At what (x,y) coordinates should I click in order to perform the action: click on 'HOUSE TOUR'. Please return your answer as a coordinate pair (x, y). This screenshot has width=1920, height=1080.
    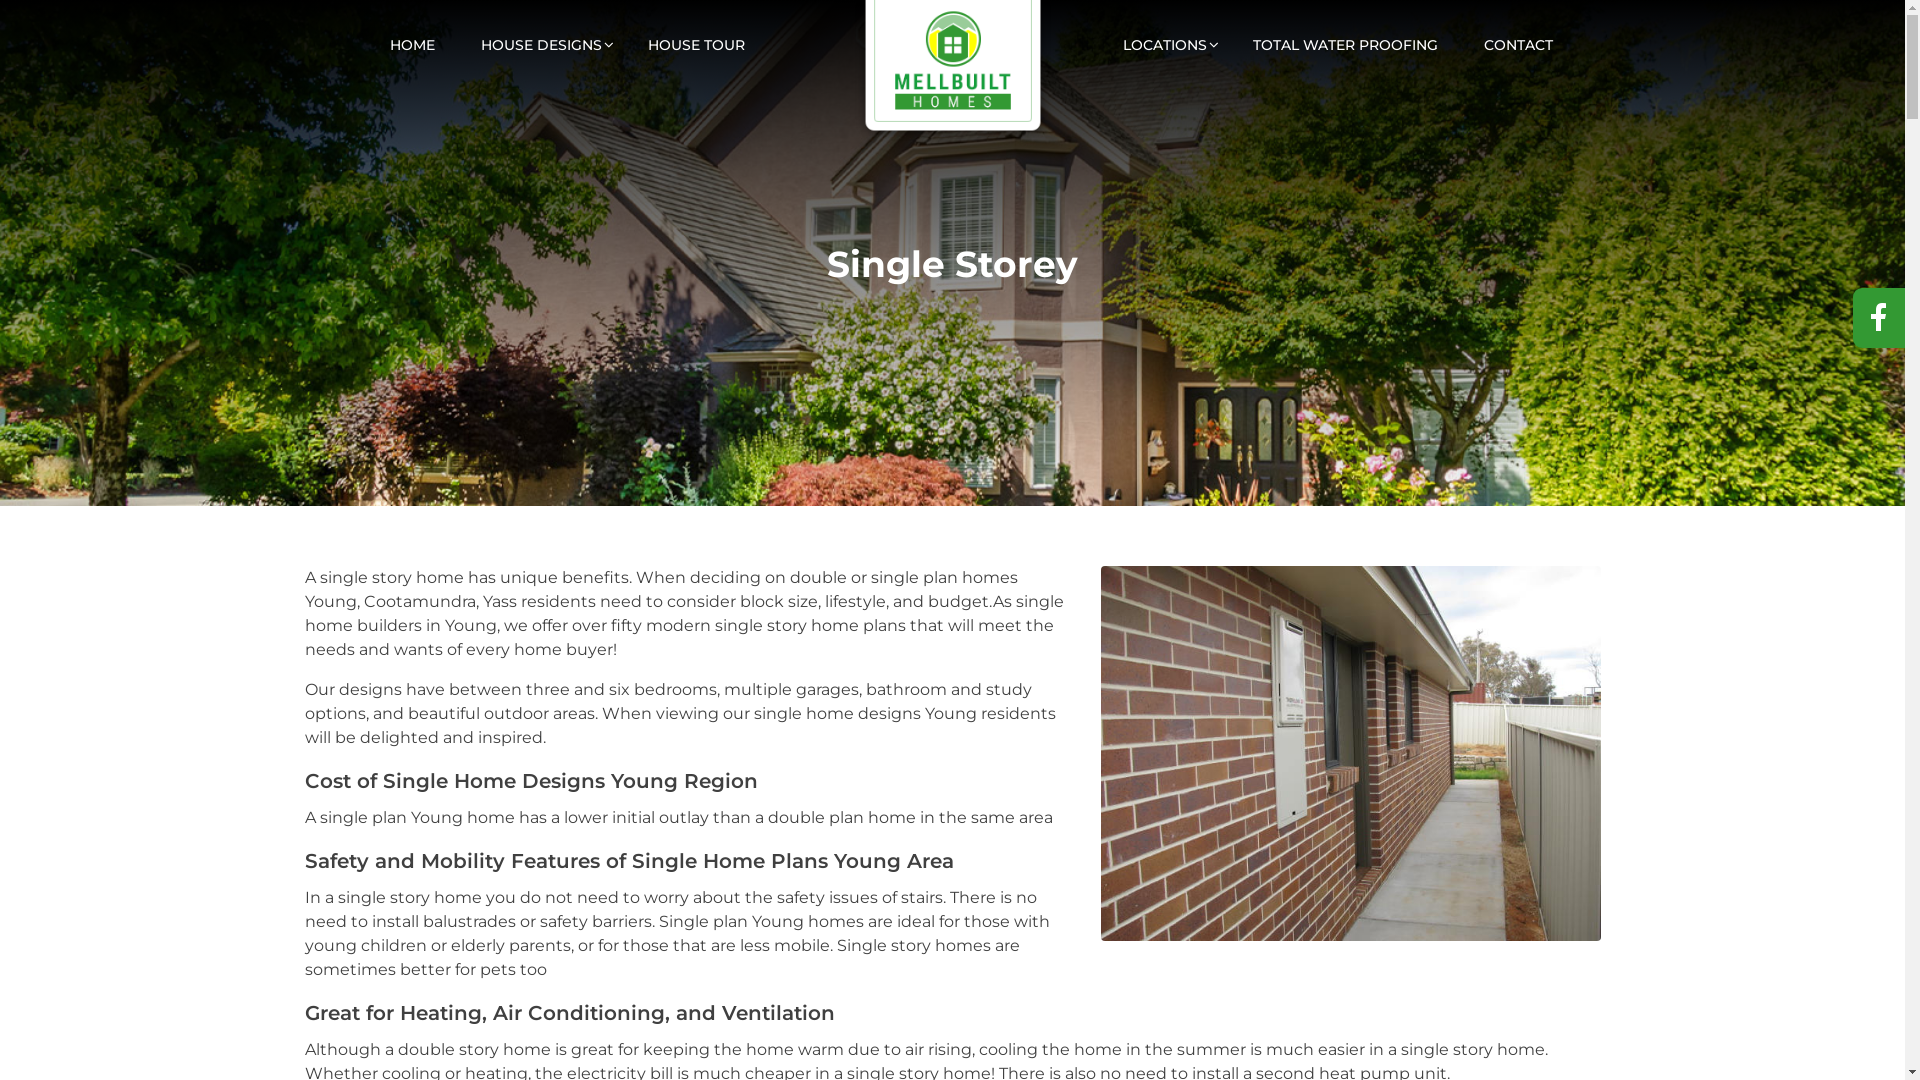
    Looking at the image, I should click on (696, 33).